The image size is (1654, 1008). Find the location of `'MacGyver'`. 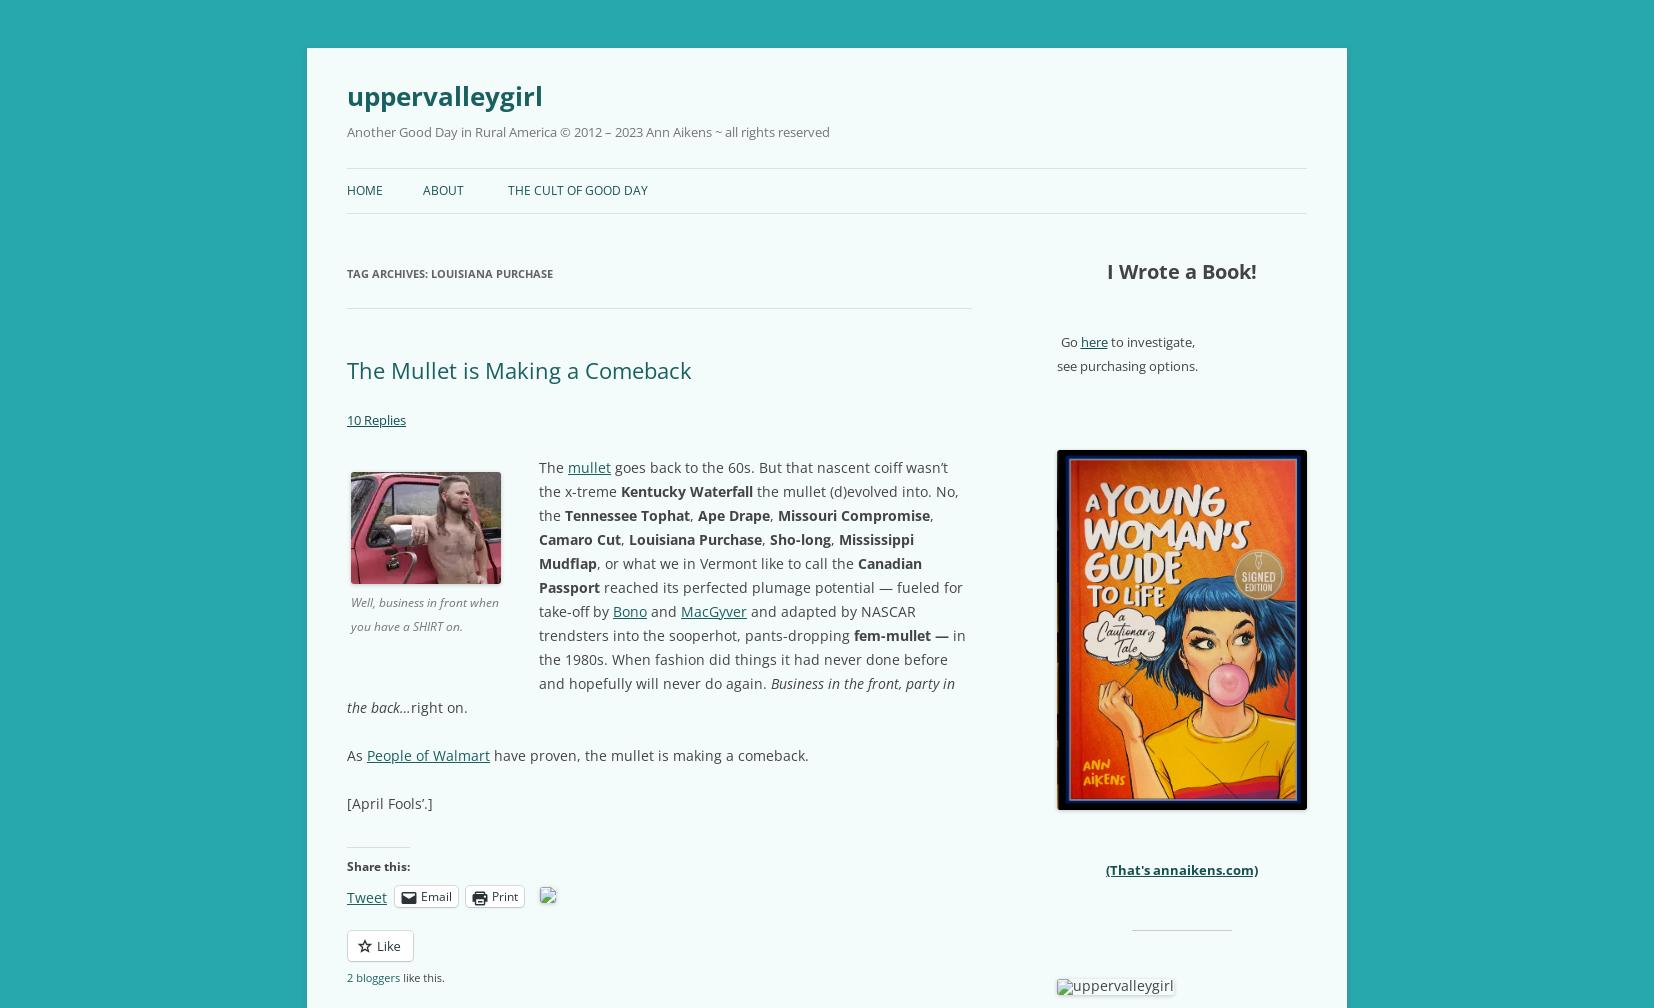

'MacGyver' is located at coordinates (714, 610).